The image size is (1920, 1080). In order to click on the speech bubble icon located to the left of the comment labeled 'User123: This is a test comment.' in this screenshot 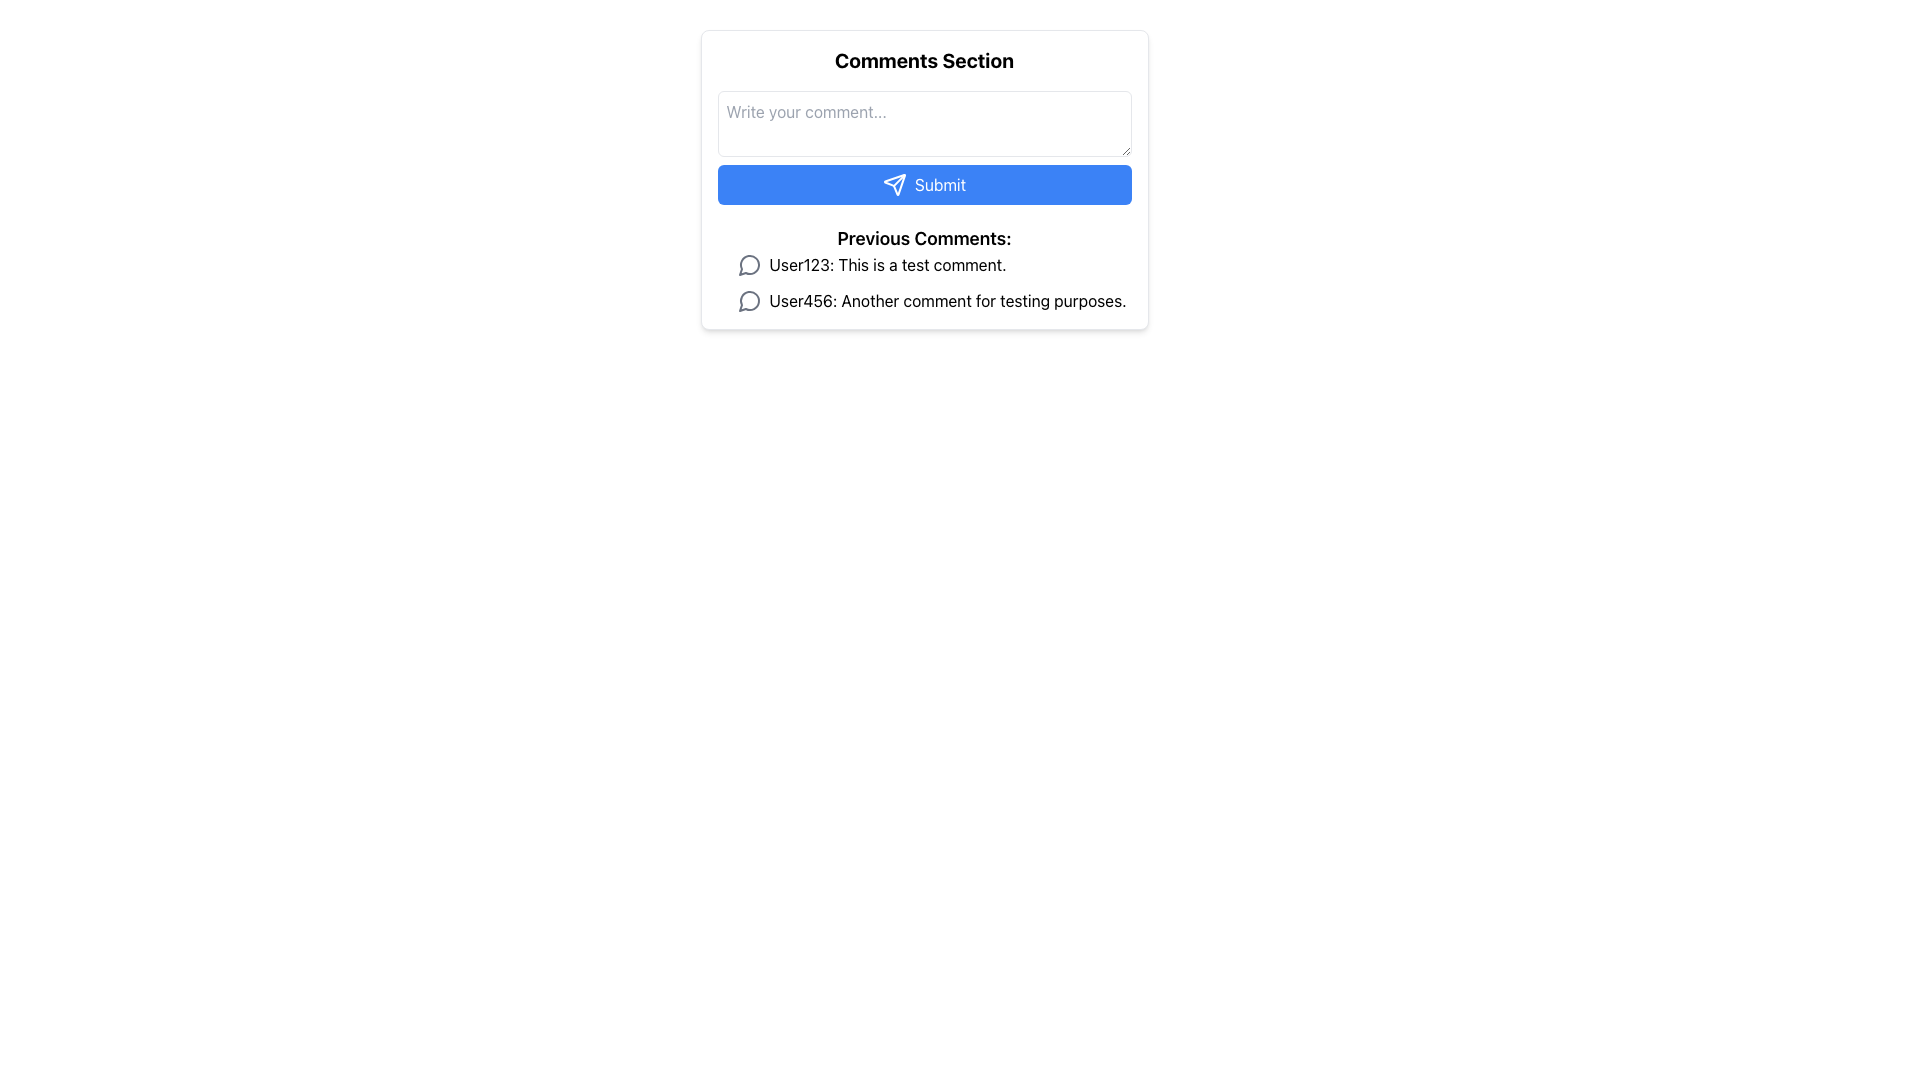, I will do `click(747, 264)`.